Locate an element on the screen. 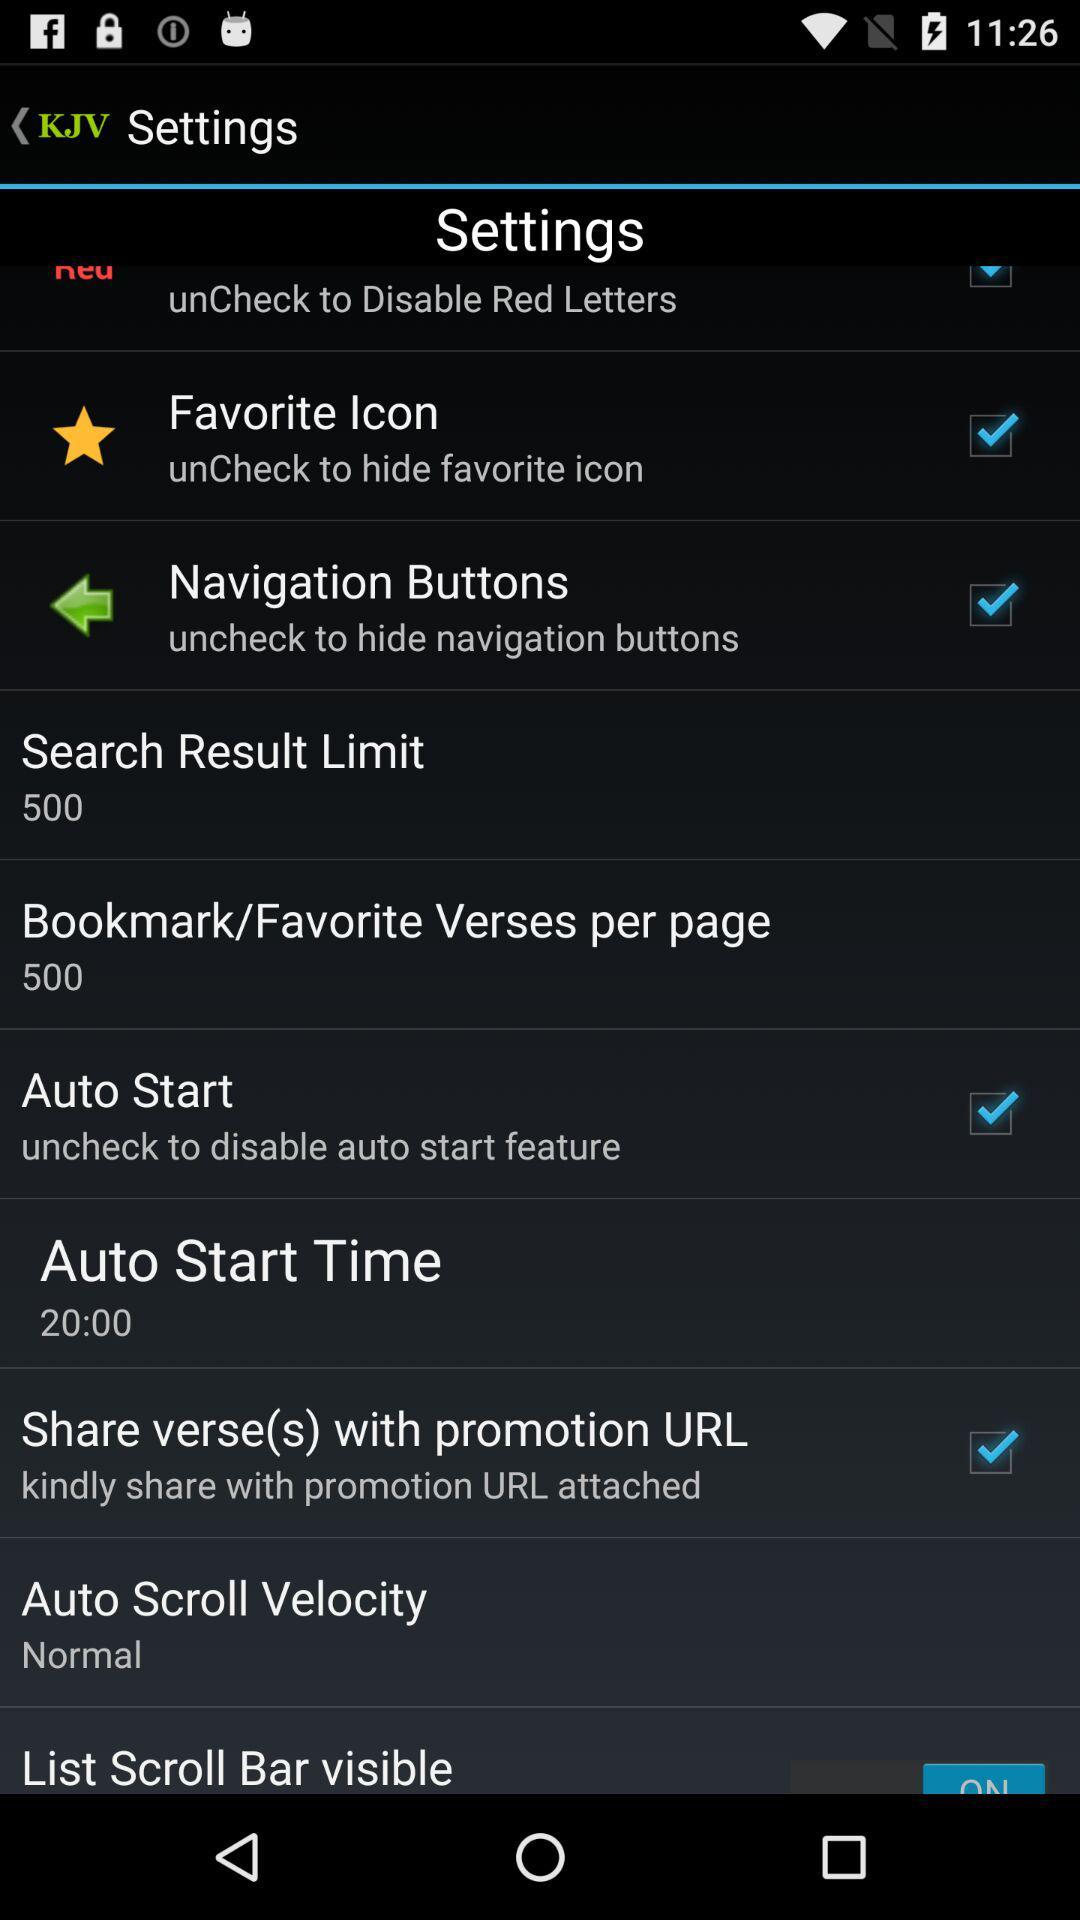 The image size is (1080, 1920). the star icon on the web page is located at coordinates (83, 435).